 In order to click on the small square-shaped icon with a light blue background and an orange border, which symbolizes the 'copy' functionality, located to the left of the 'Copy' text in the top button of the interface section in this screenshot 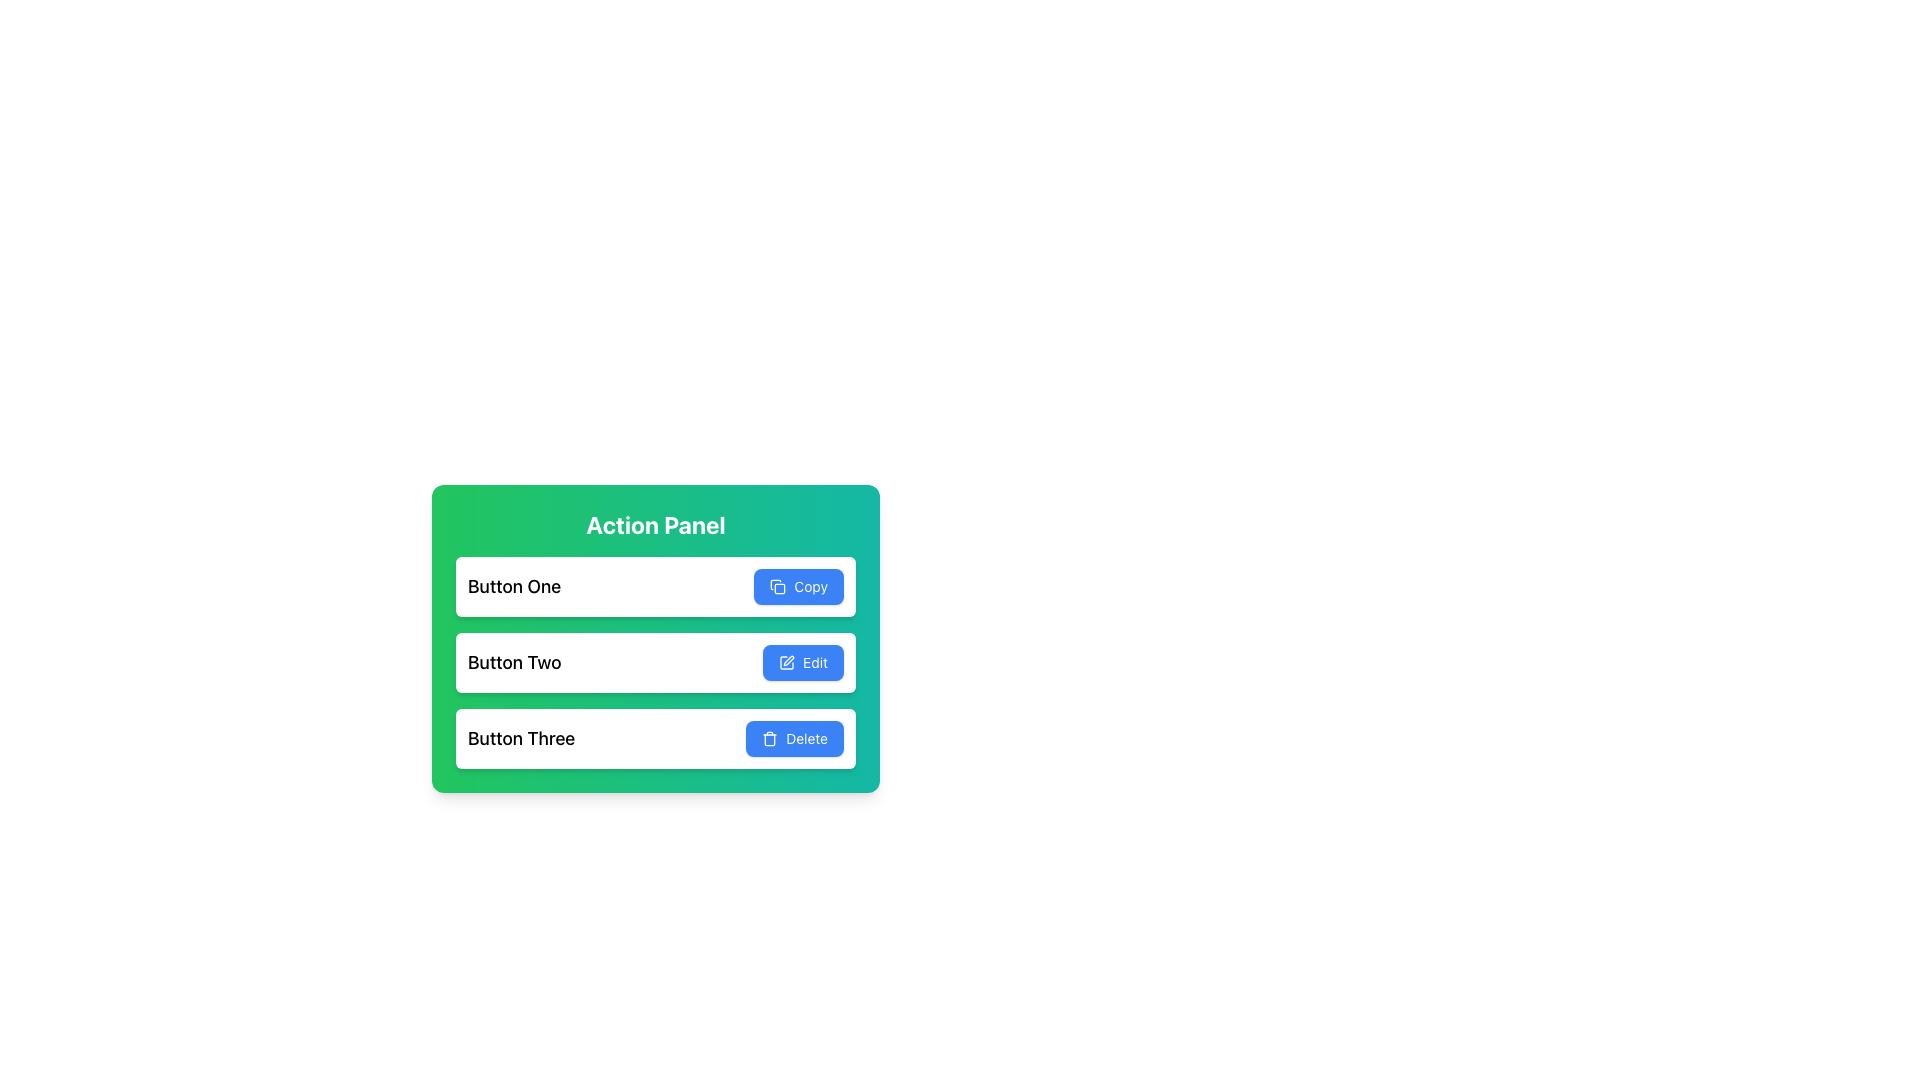, I will do `click(777, 585)`.